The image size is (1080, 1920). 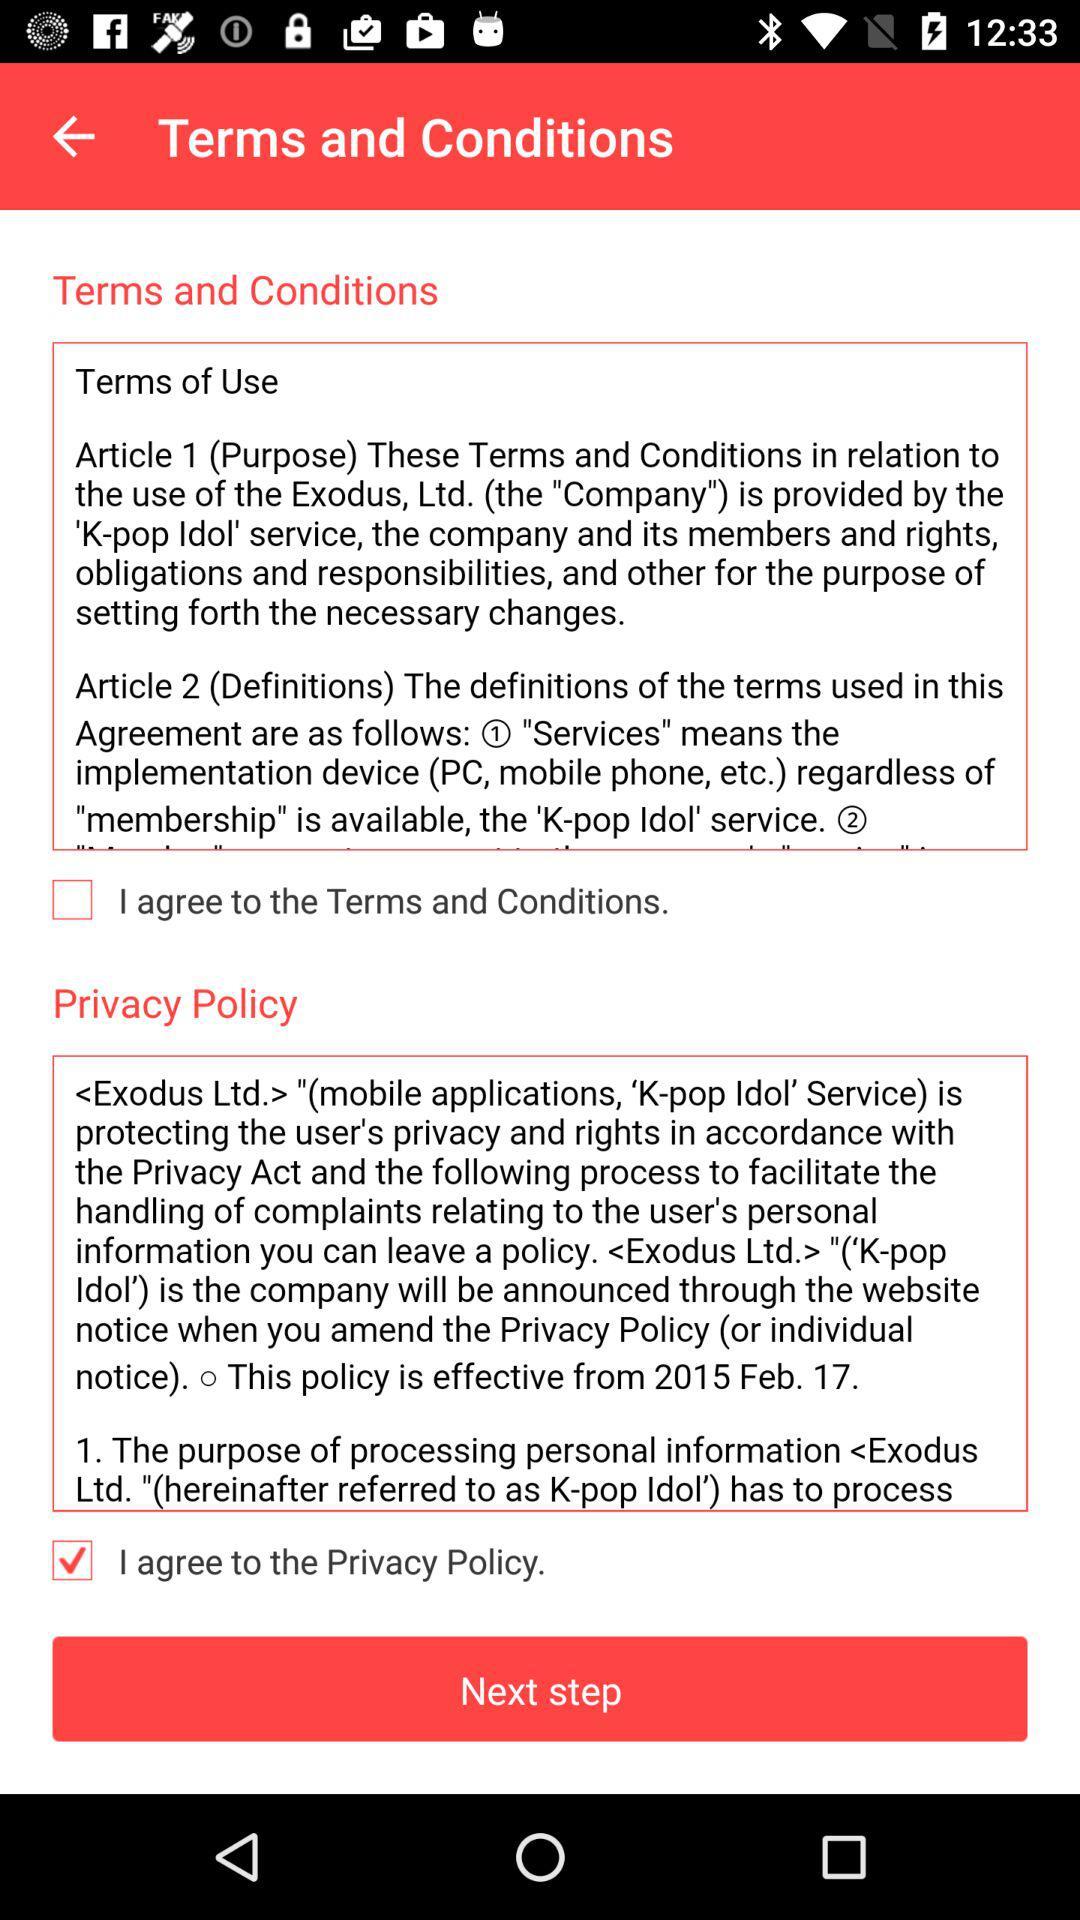 What do you see at coordinates (540, 1283) in the screenshot?
I see `browse the privacy policy` at bounding box center [540, 1283].